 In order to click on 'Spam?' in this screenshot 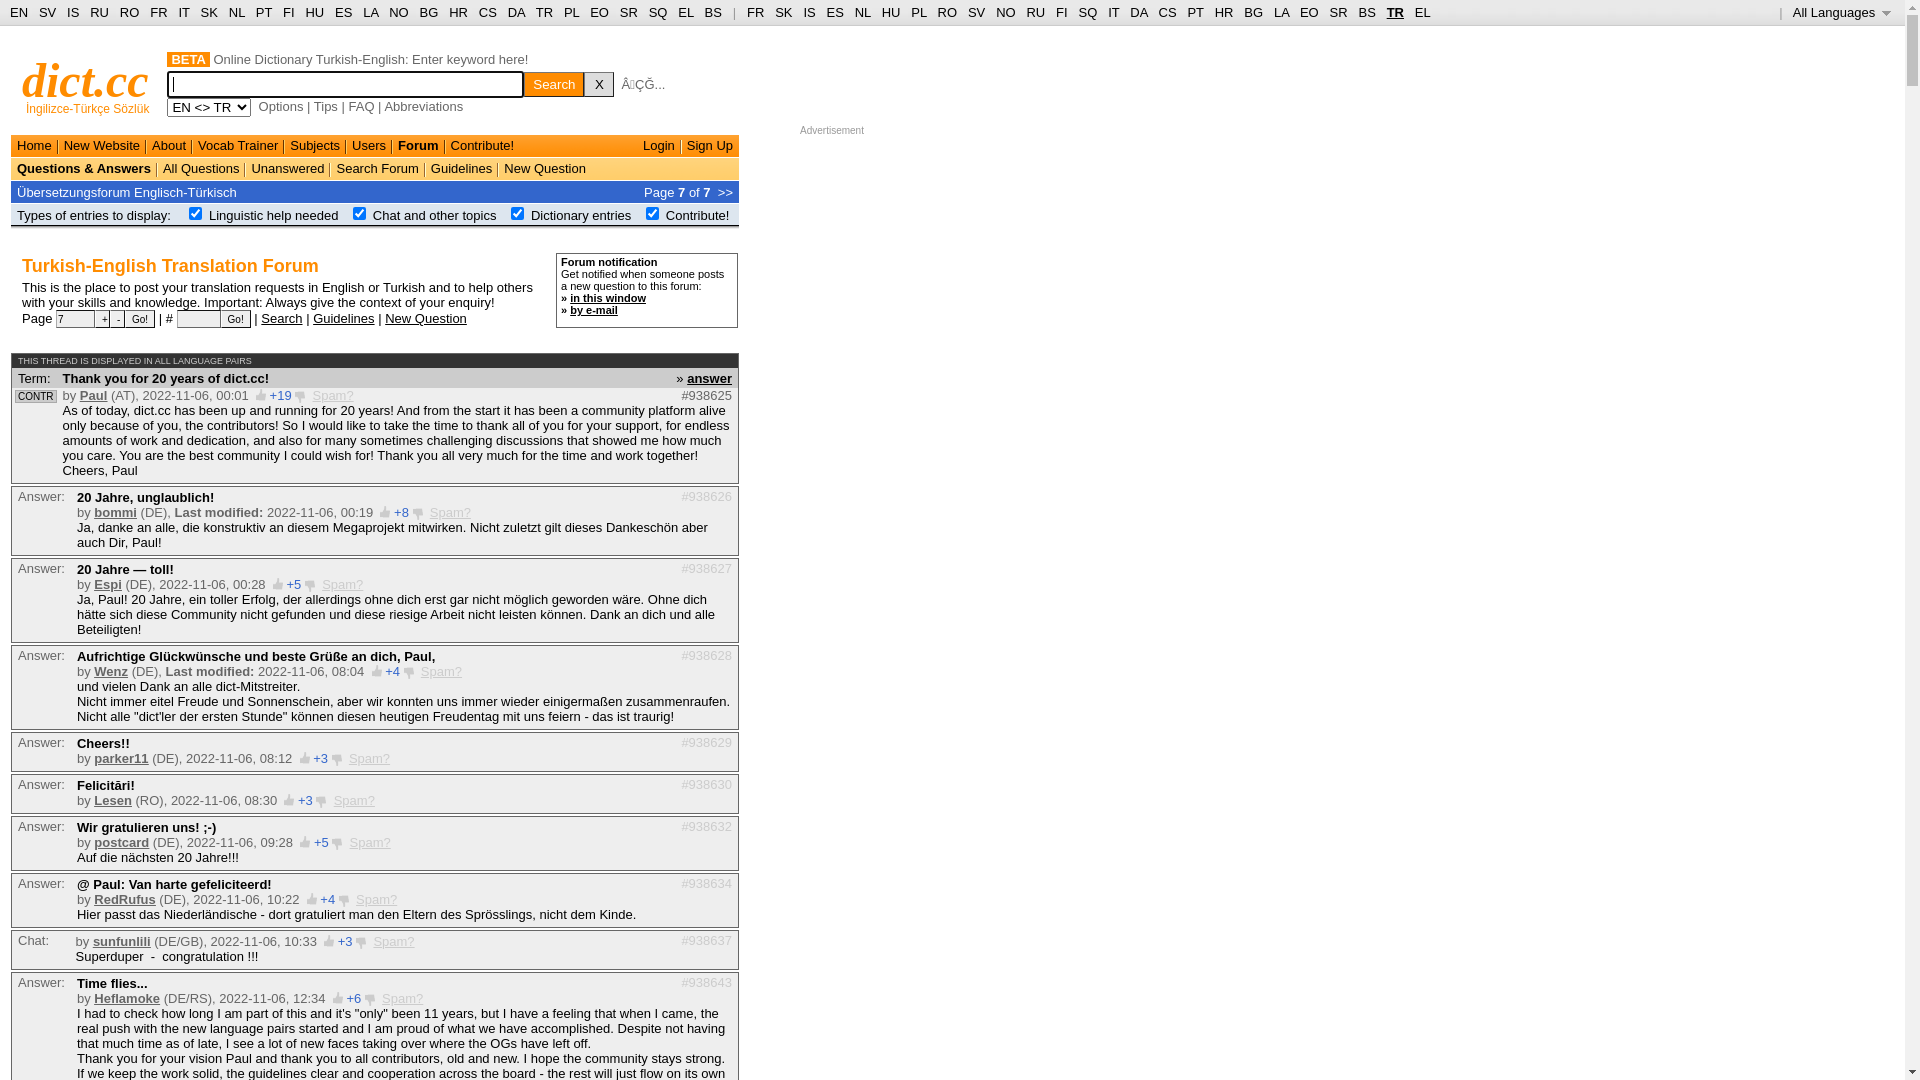, I will do `click(401, 998)`.